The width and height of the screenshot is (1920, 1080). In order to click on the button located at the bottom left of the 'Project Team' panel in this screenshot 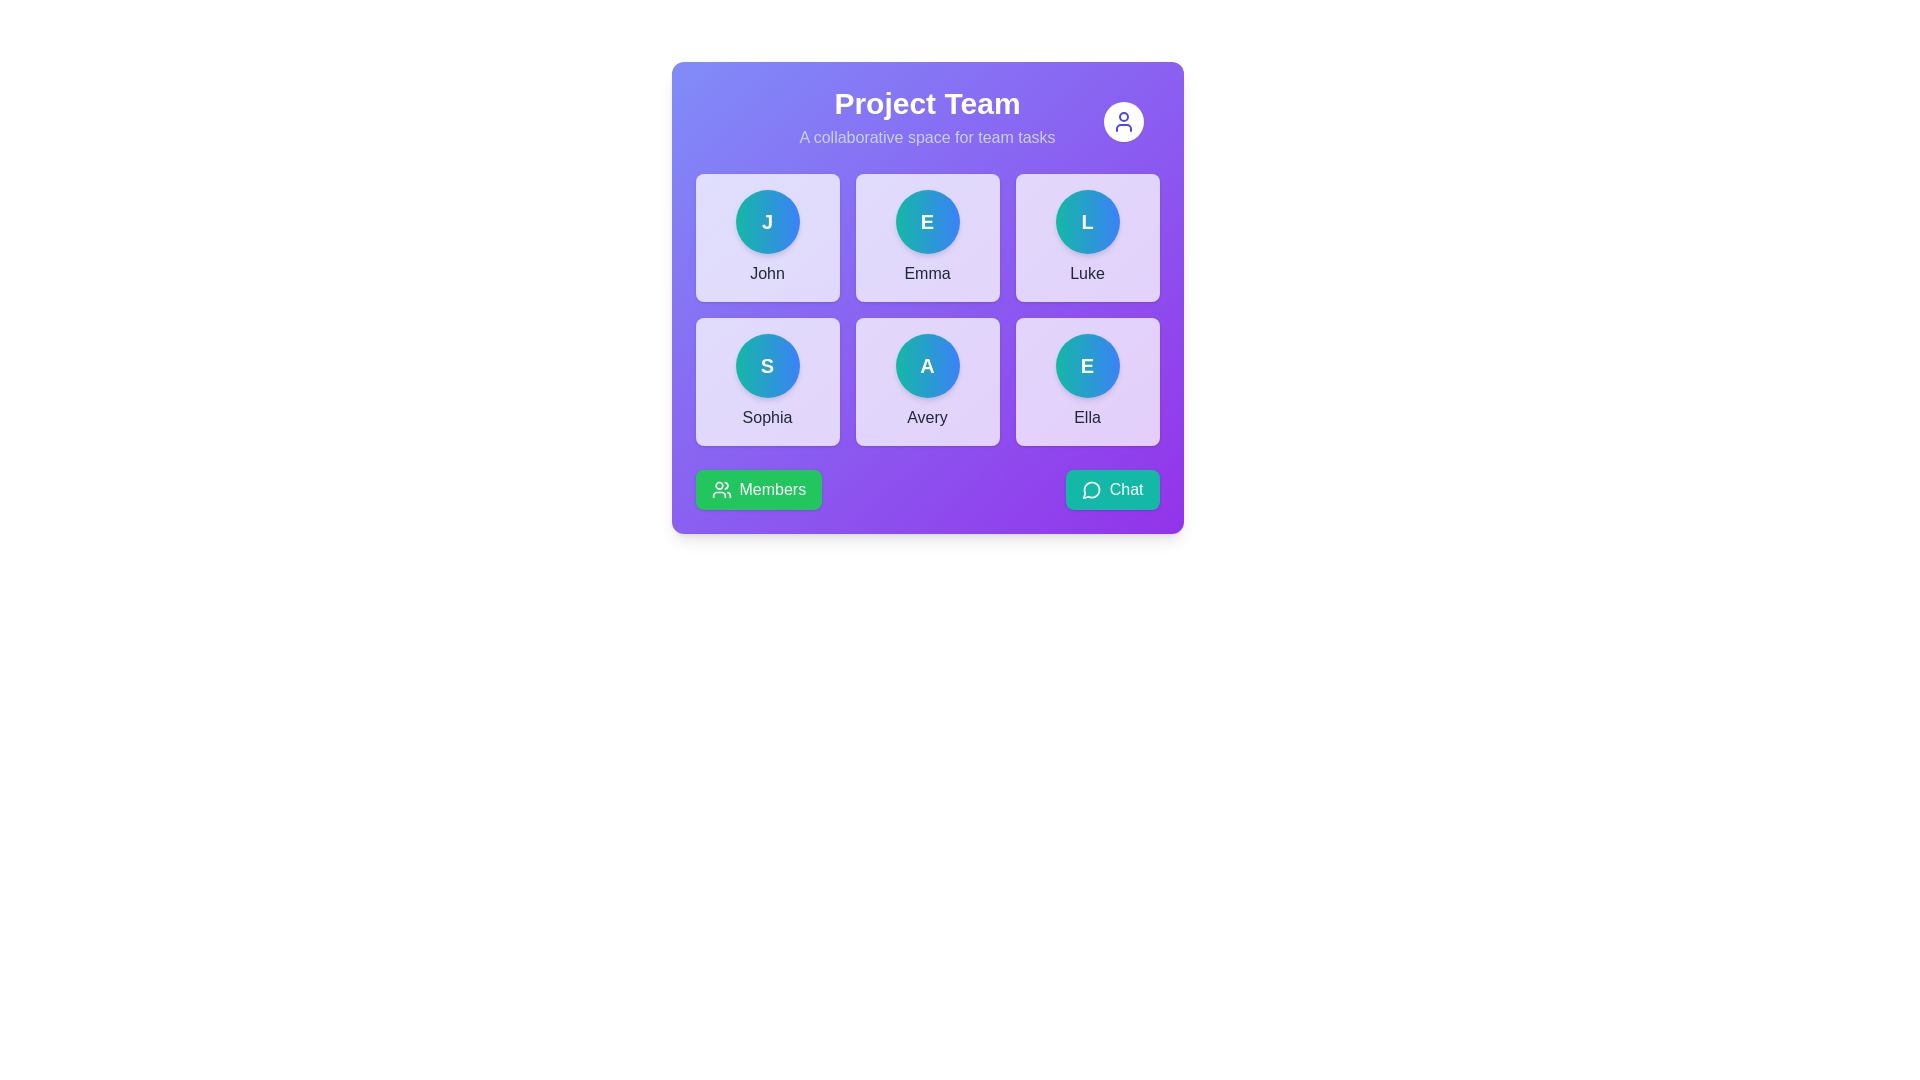, I will do `click(757, 489)`.